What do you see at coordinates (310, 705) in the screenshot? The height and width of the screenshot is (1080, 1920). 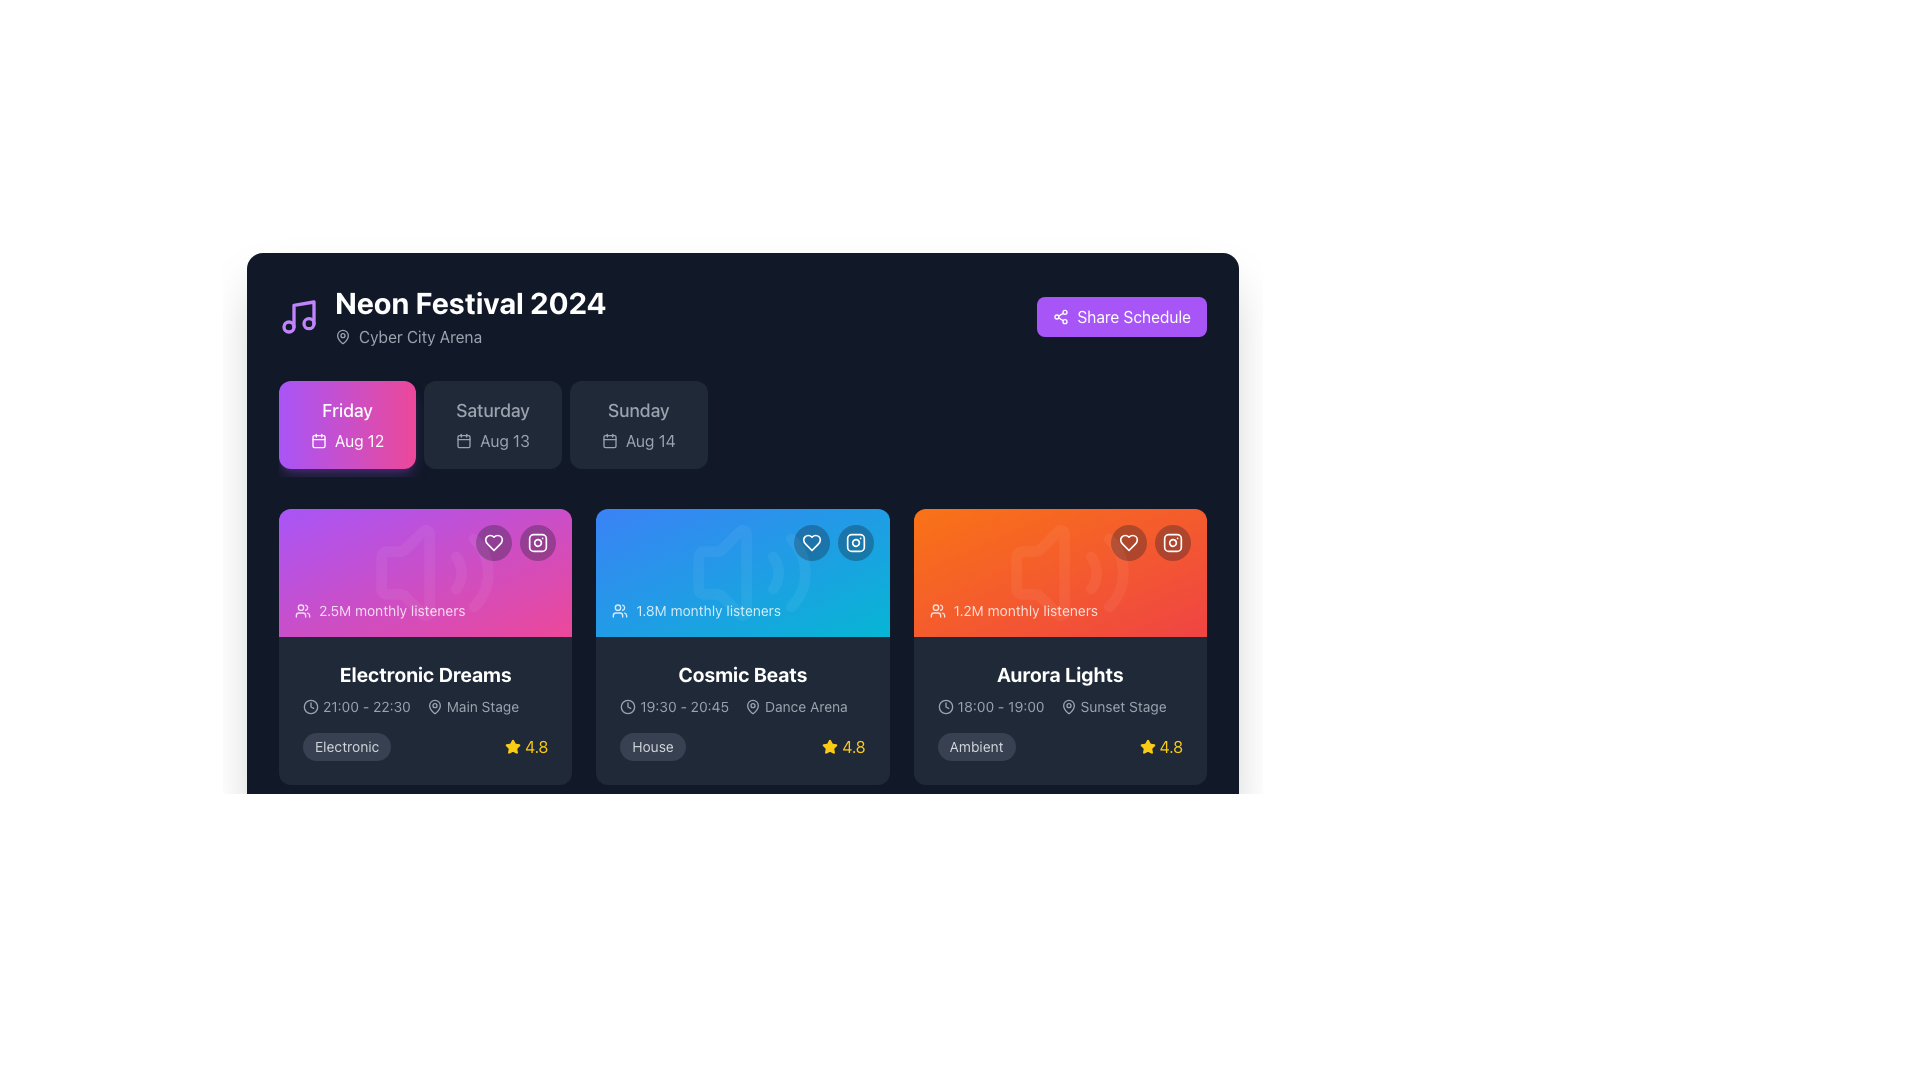 I see `the clock icon located to the left of the text '21:00 - 22:30' within the card labeled 'Electronic Dreams'` at bounding box center [310, 705].